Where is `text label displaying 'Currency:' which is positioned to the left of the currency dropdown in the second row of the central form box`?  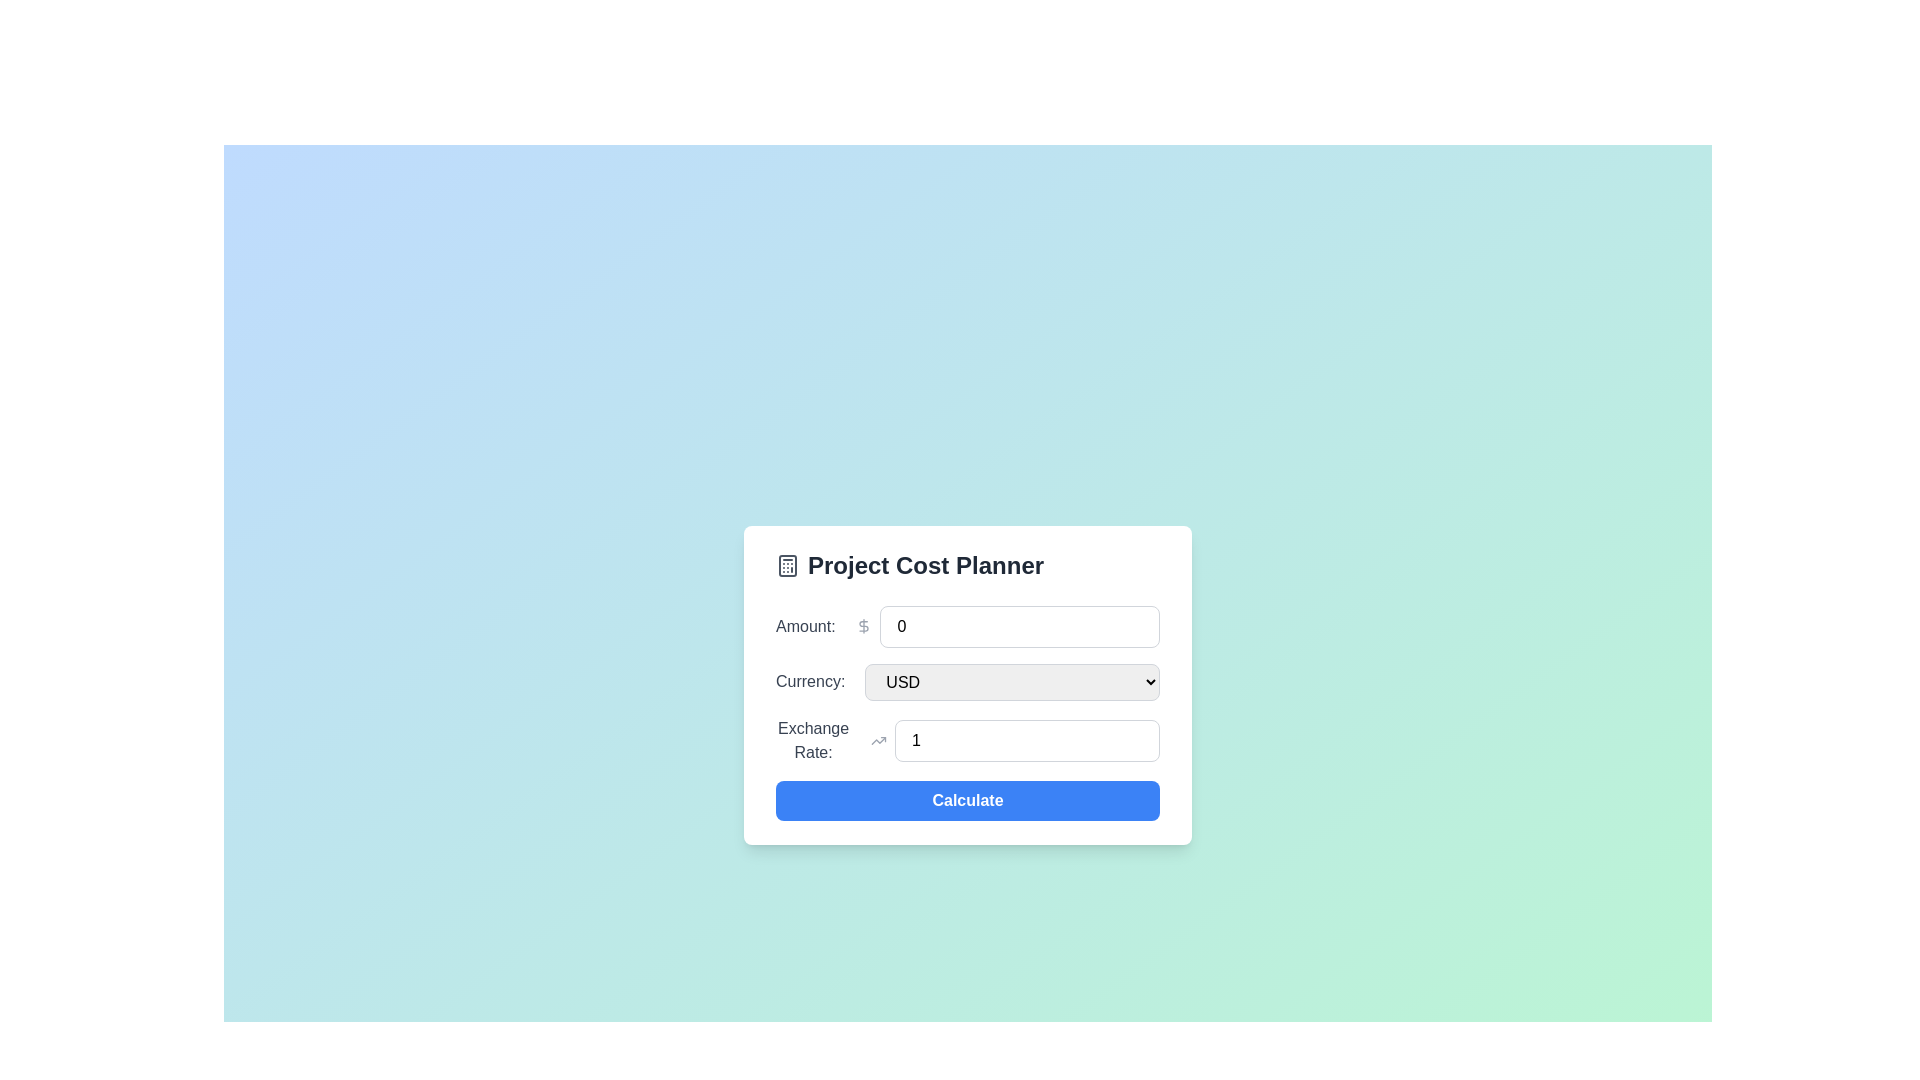
text label displaying 'Currency:' which is positioned to the left of the currency dropdown in the second row of the central form box is located at coordinates (810, 681).